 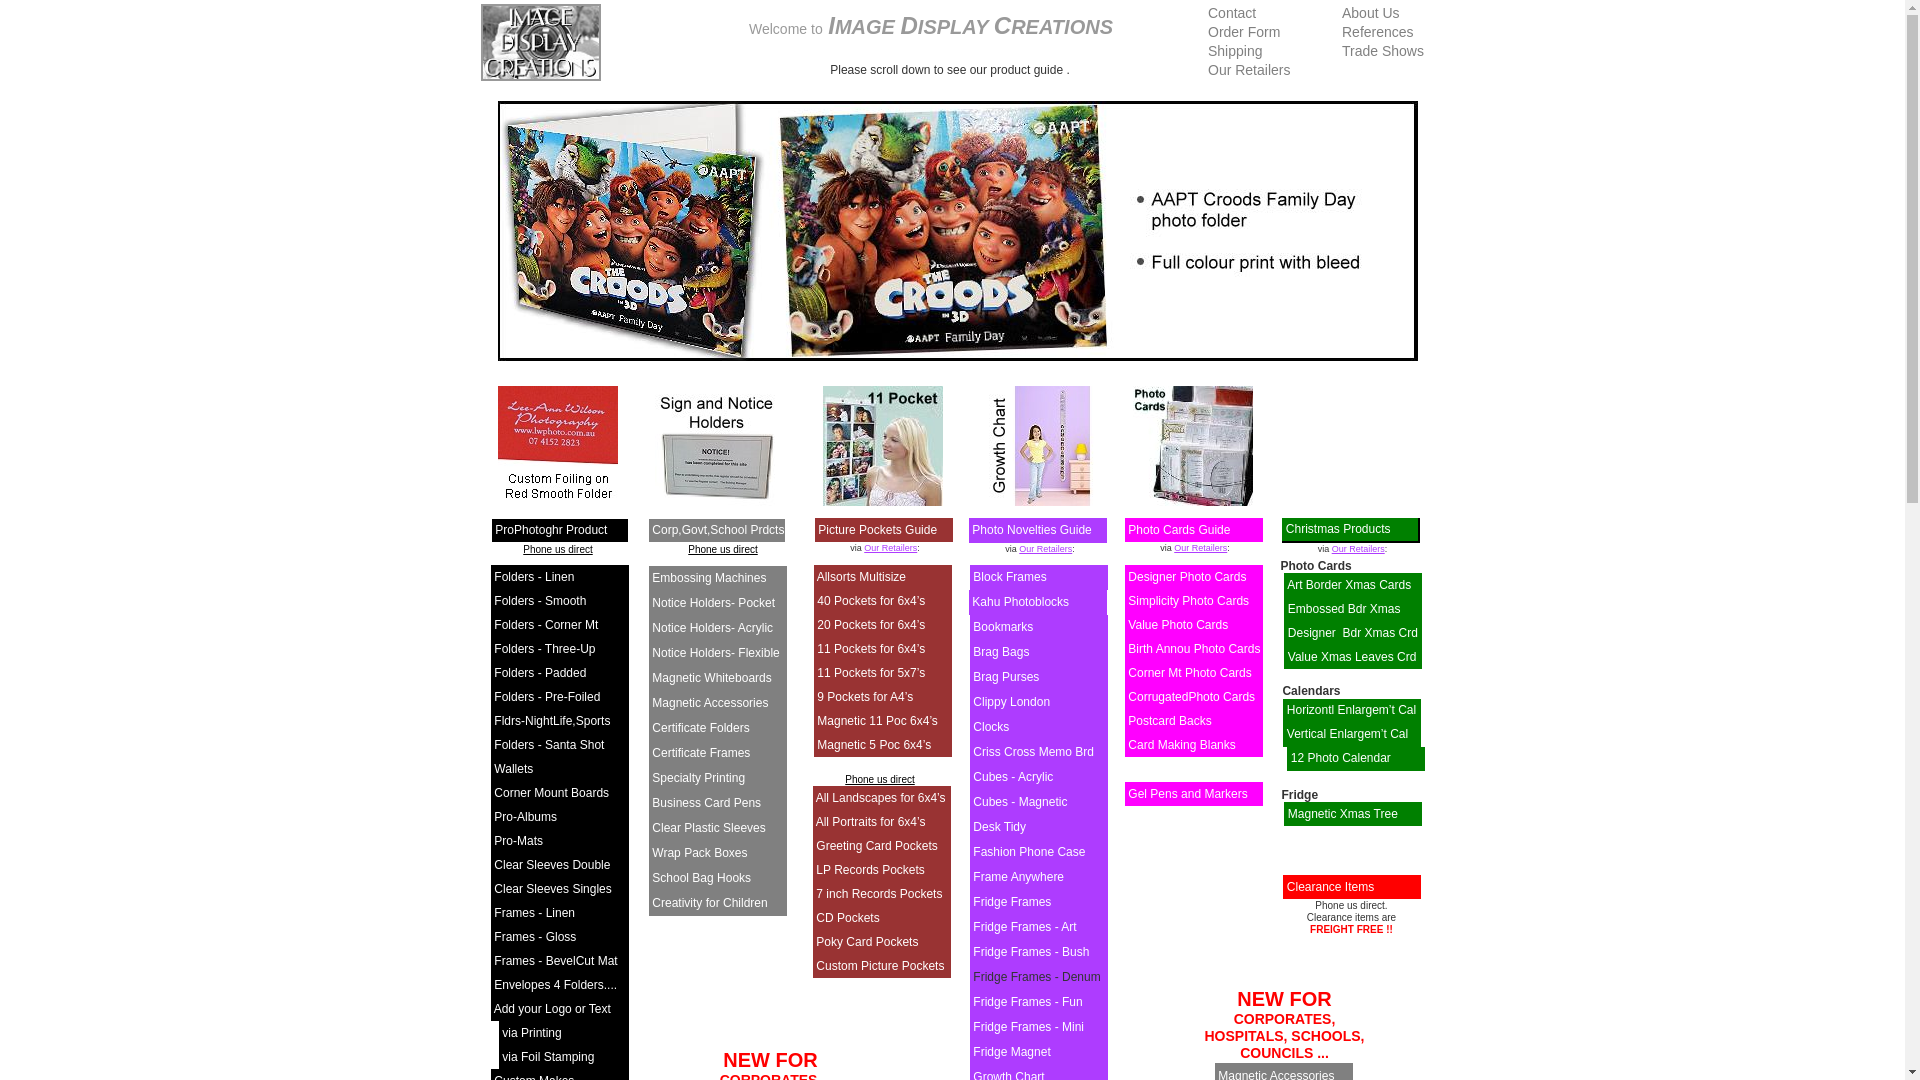 I want to click on 'About Us', so click(x=1370, y=12).